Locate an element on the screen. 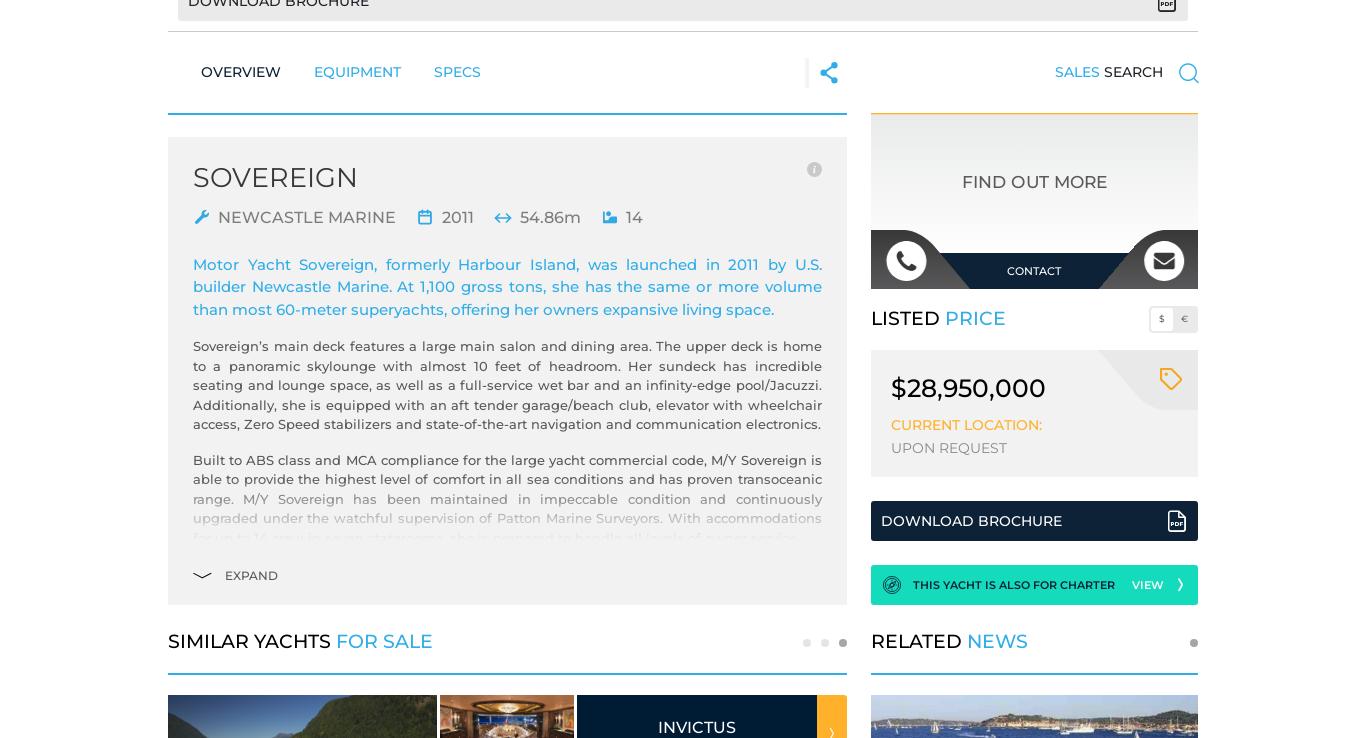 The image size is (1366, 738). 'Motor Yacht Sovereign, formerly Harbour Island, was launched in 2011 by U.S. builder Newcastle Marine. At 1,100 gross tons, she has the same or more volume than most 60-meter superyachts, offering her owners expansive living space.' is located at coordinates (192, 285).